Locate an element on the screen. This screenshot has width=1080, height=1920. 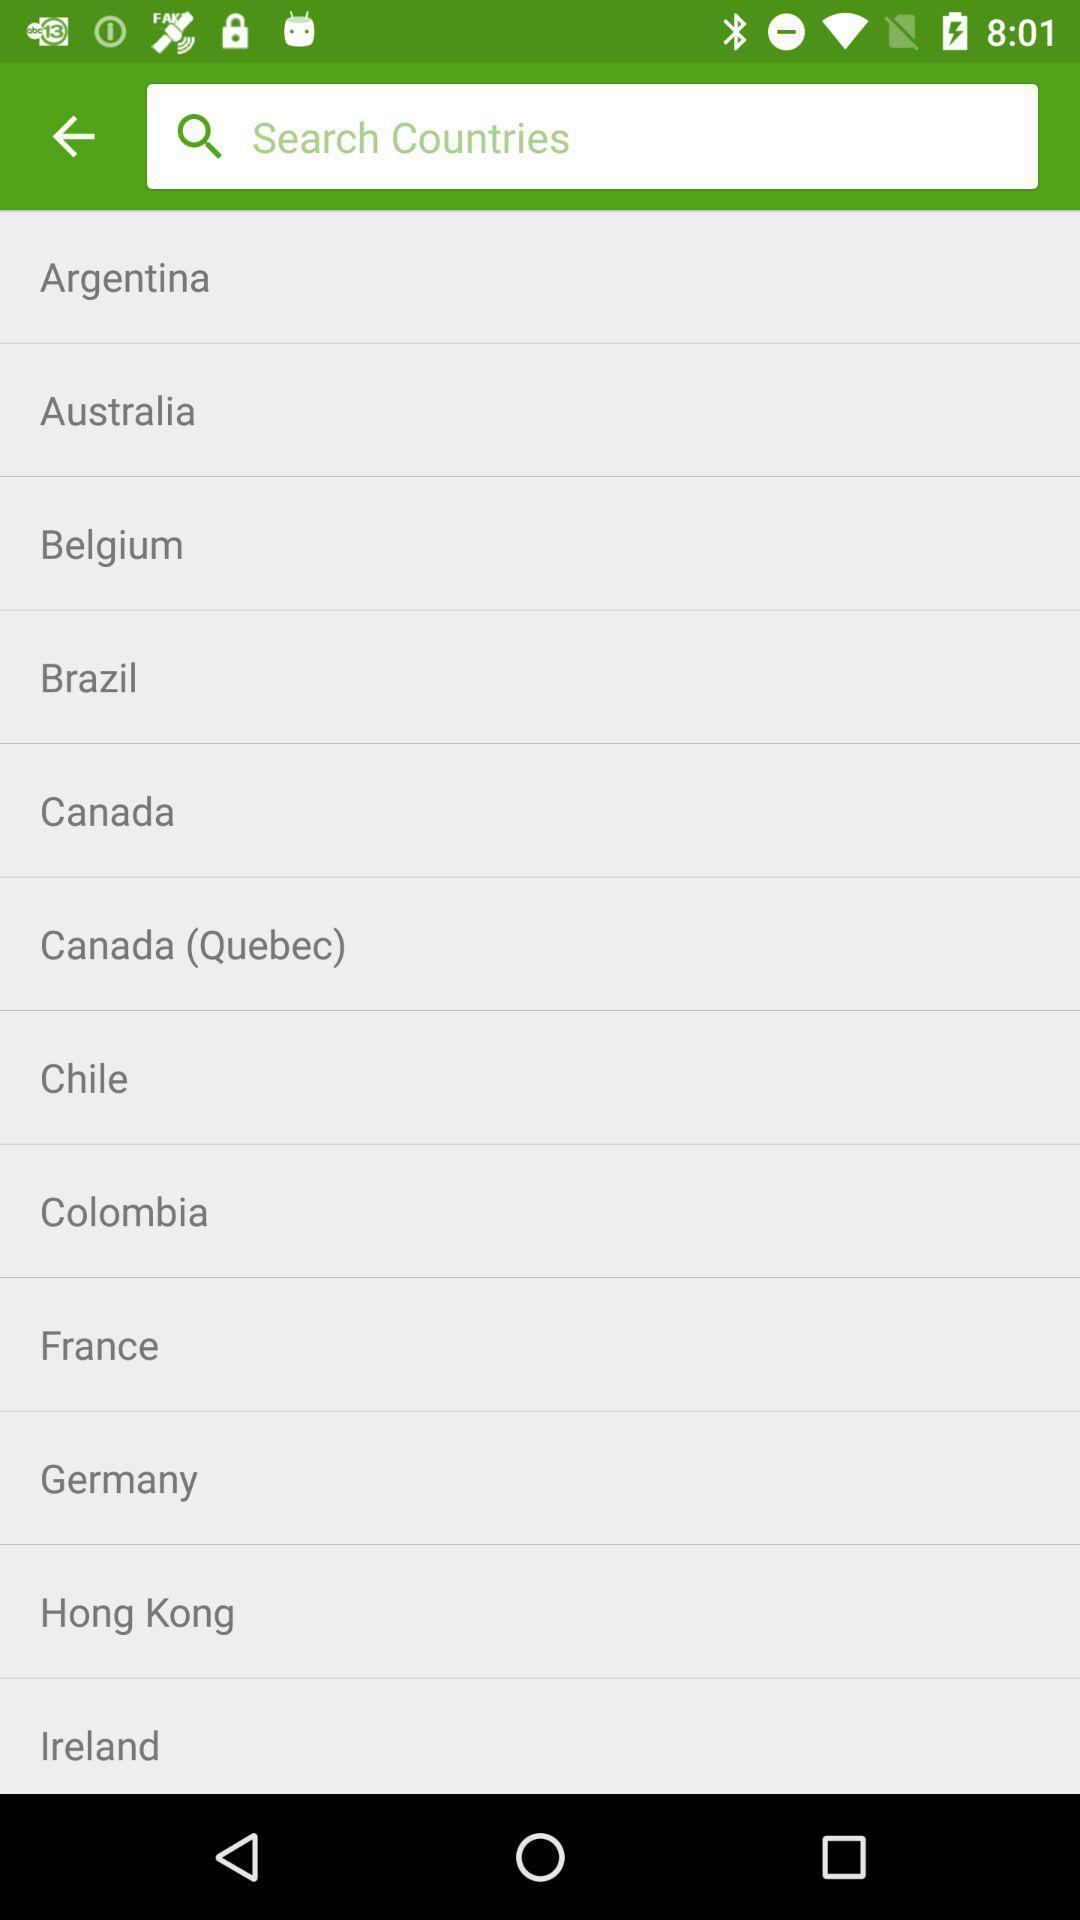
text box to search countries list is located at coordinates (644, 135).